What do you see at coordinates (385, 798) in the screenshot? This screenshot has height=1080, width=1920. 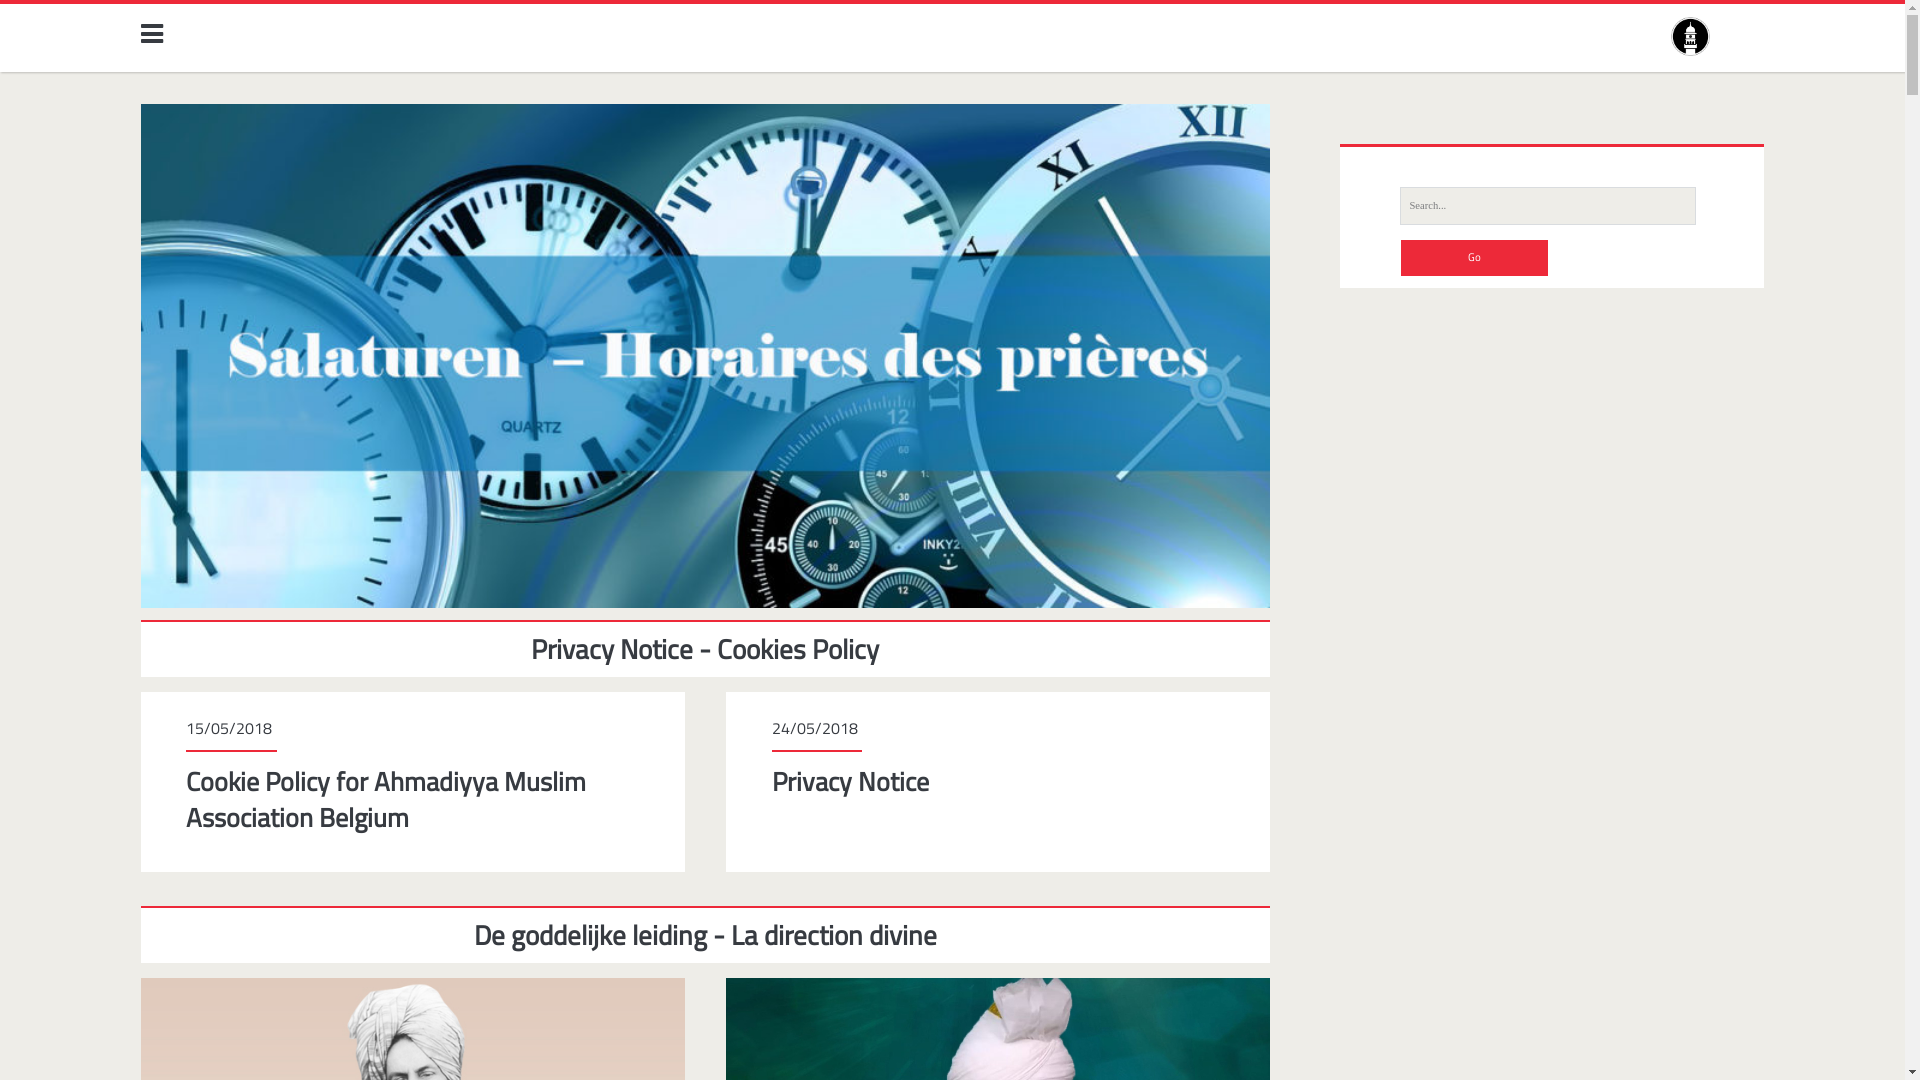 I see `'Cookie Policy for Ahmadiyya Muslim Association Belgium'` at bounding box center [385, 798].